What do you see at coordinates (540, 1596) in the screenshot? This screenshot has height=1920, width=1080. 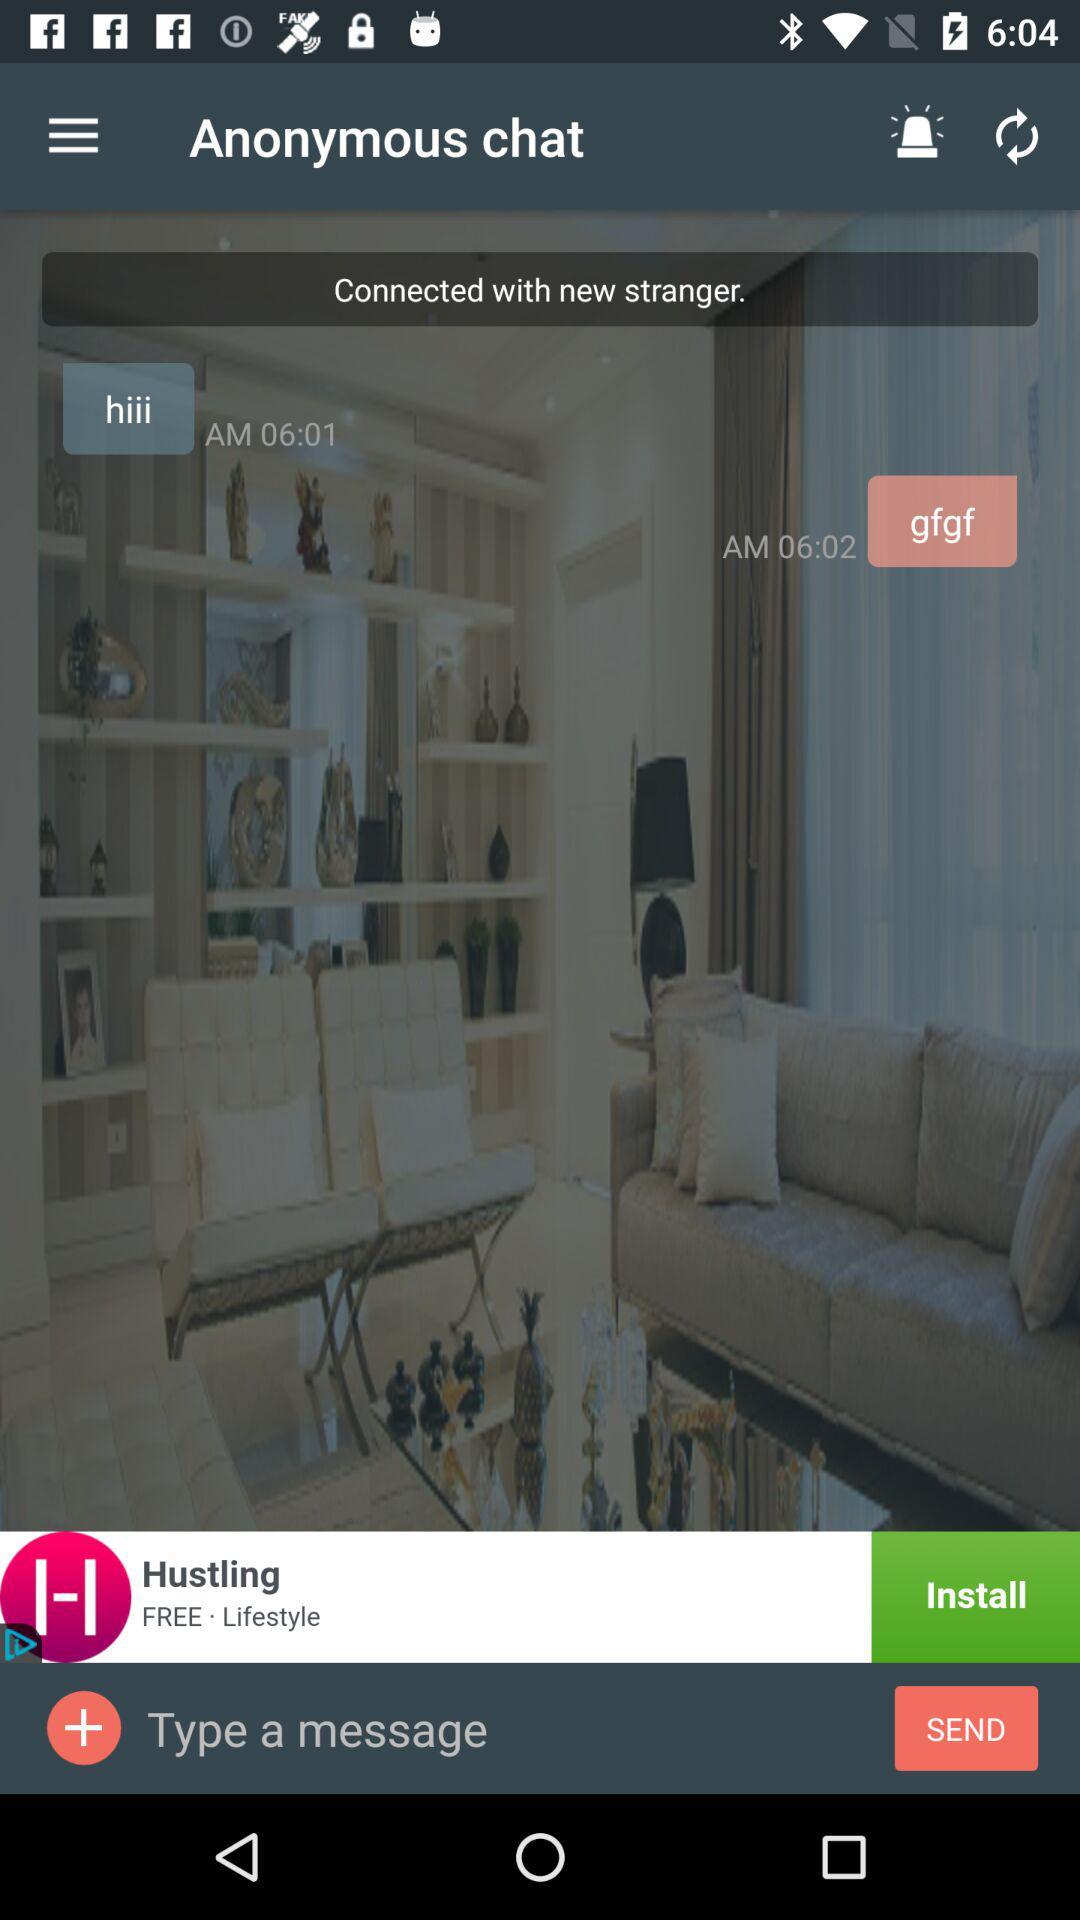 I see `advertisement` at bounding box center [540, 1596].